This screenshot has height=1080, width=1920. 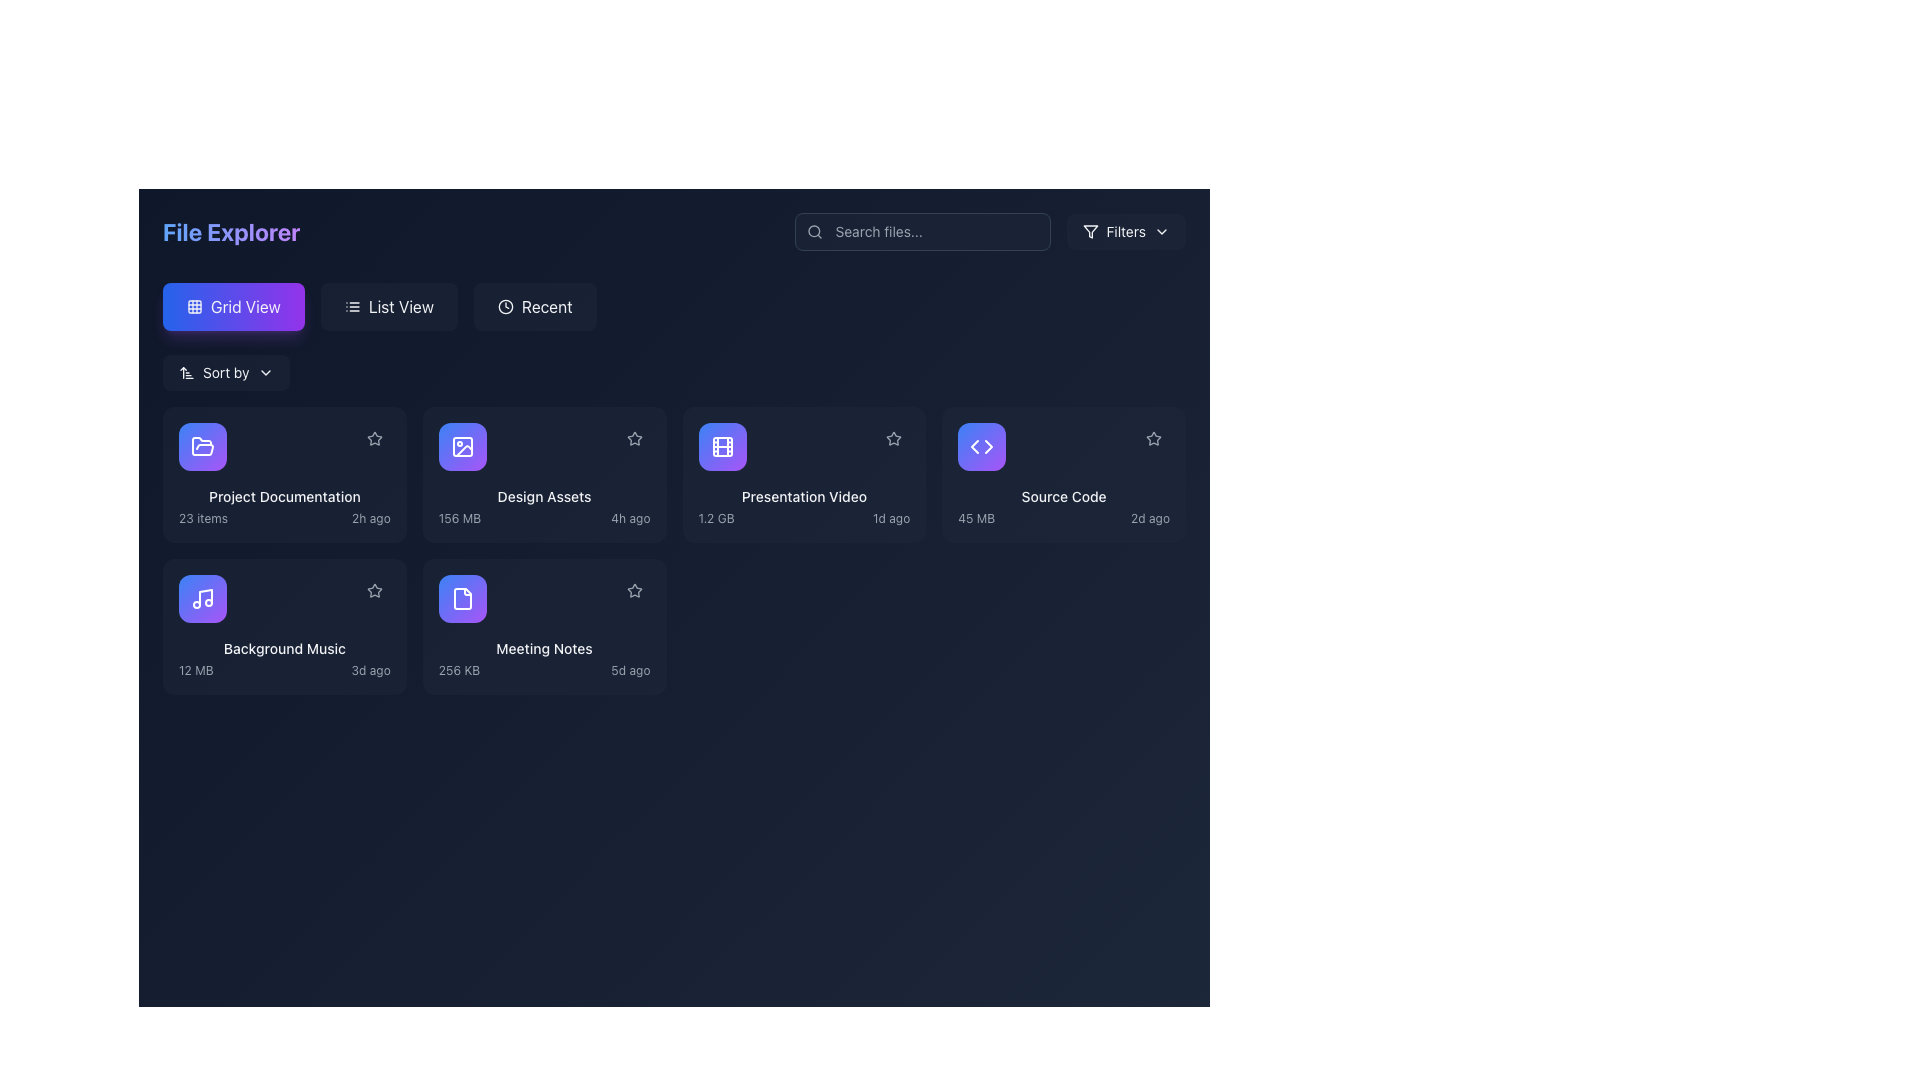 What do you see at coordinates (633, 438) in the screenshot?
I see `the star icon button located in the 'Design Assets' card in the second column of the first row` at bounding box center [633, 438].